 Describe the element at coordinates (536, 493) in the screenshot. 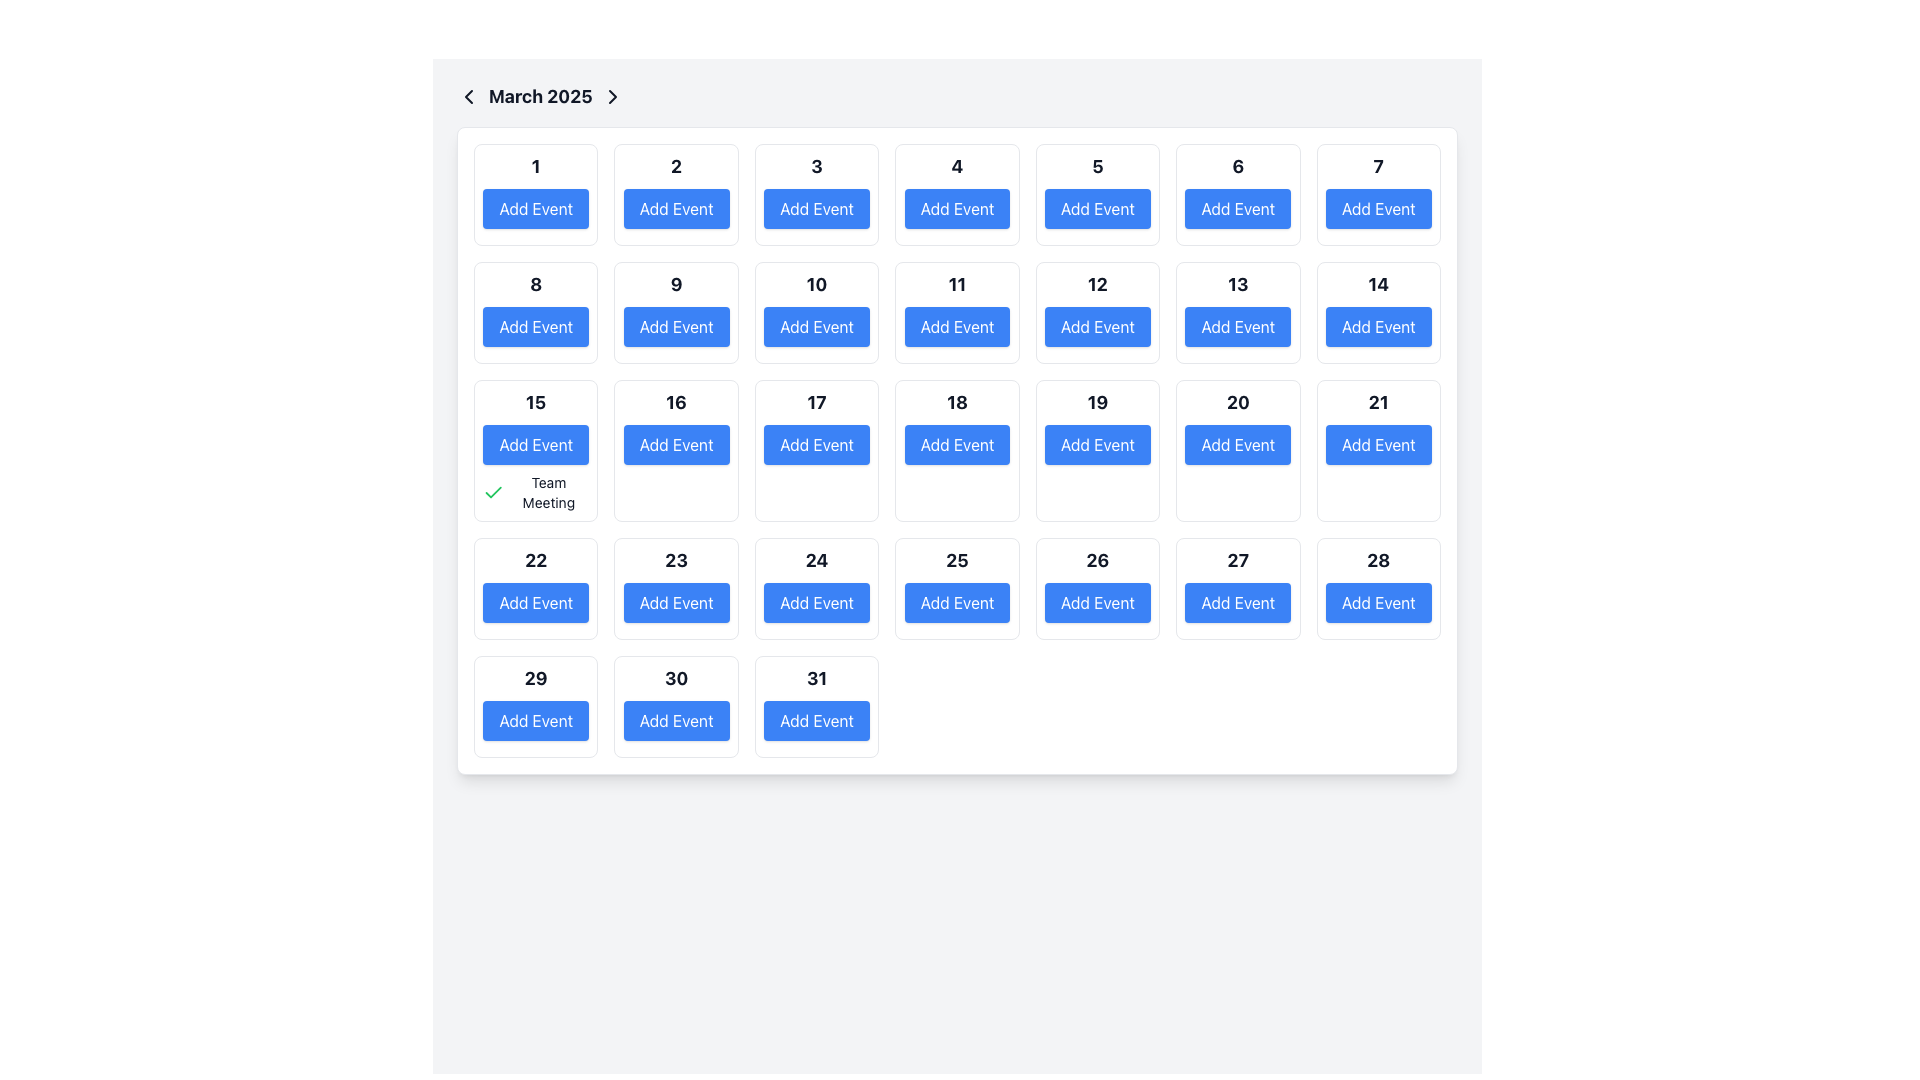

I see `the 'Team Meeting' text with an icon located inside the card for day 15 in the calendar grid` at that location.